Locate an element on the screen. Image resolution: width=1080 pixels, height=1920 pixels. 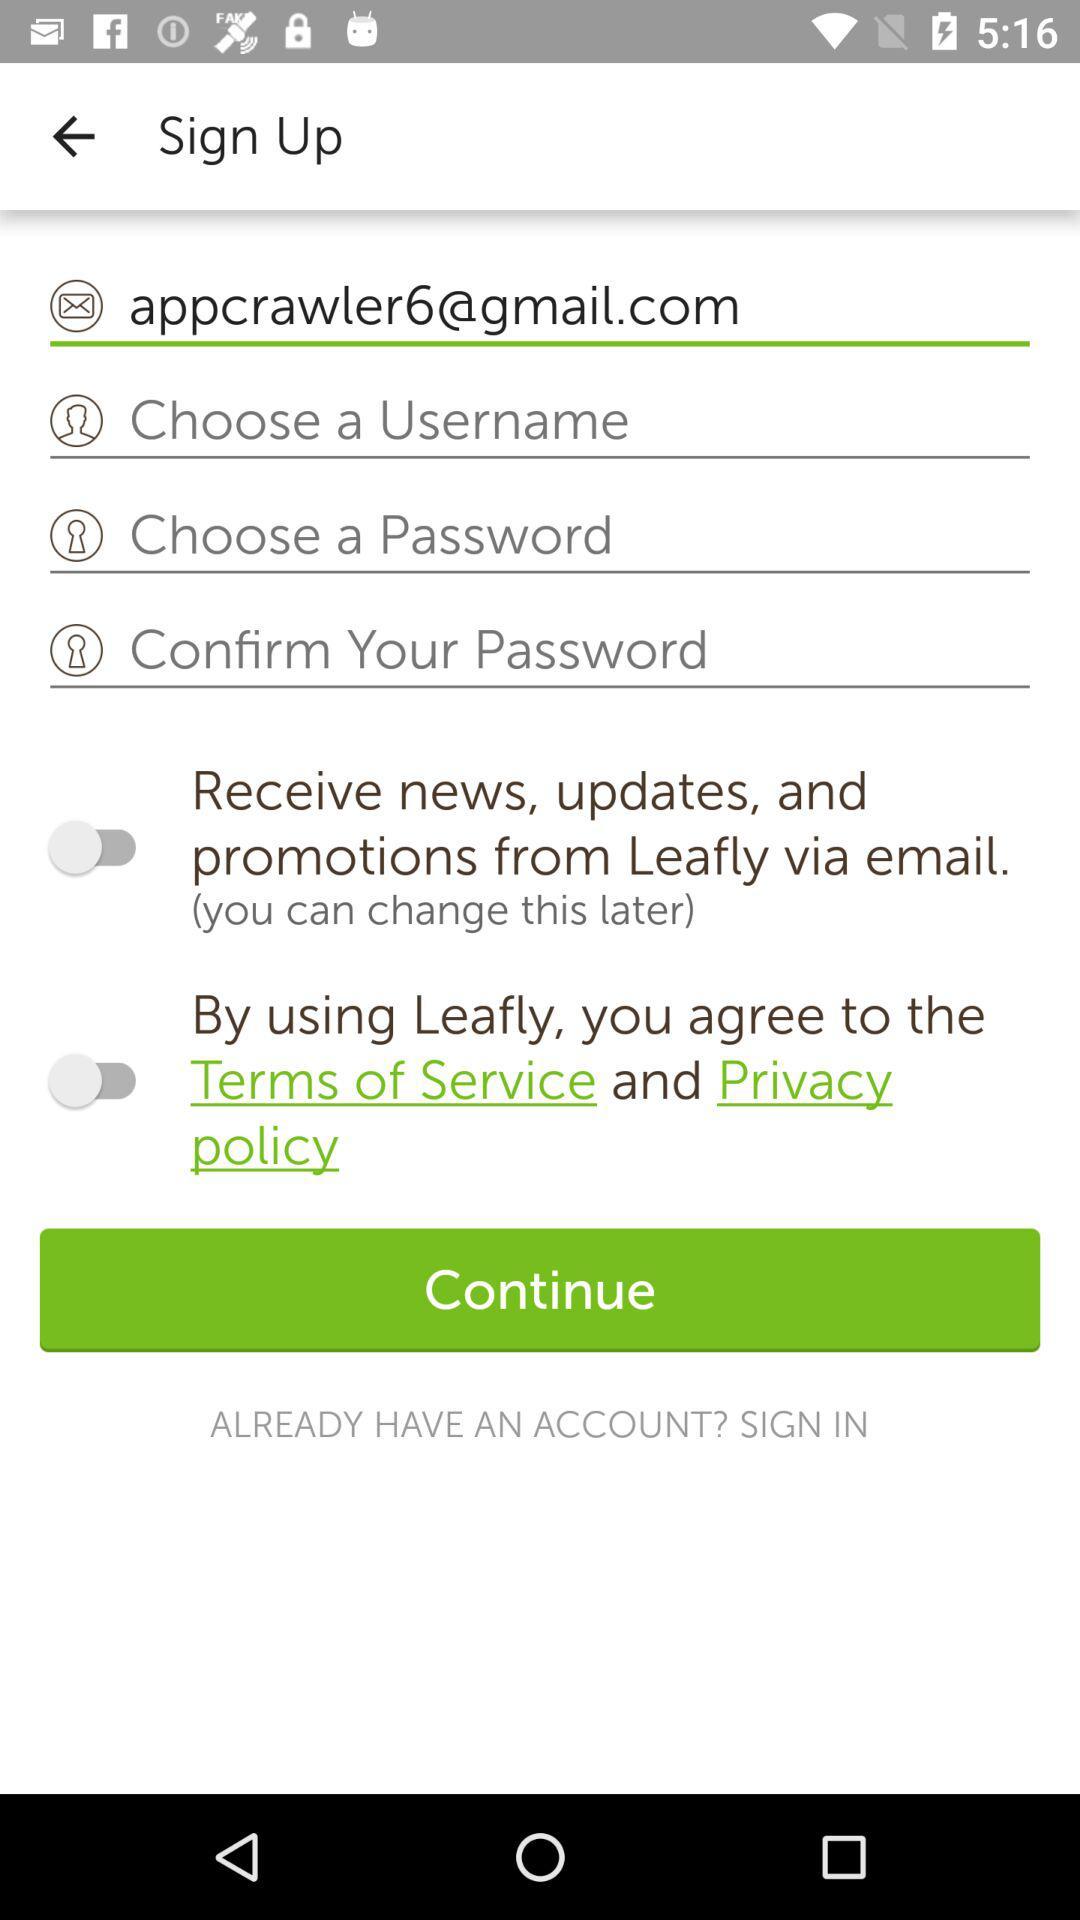
the item above the appcrawler6@gmail.com icon is located at coordinates (72, 135).